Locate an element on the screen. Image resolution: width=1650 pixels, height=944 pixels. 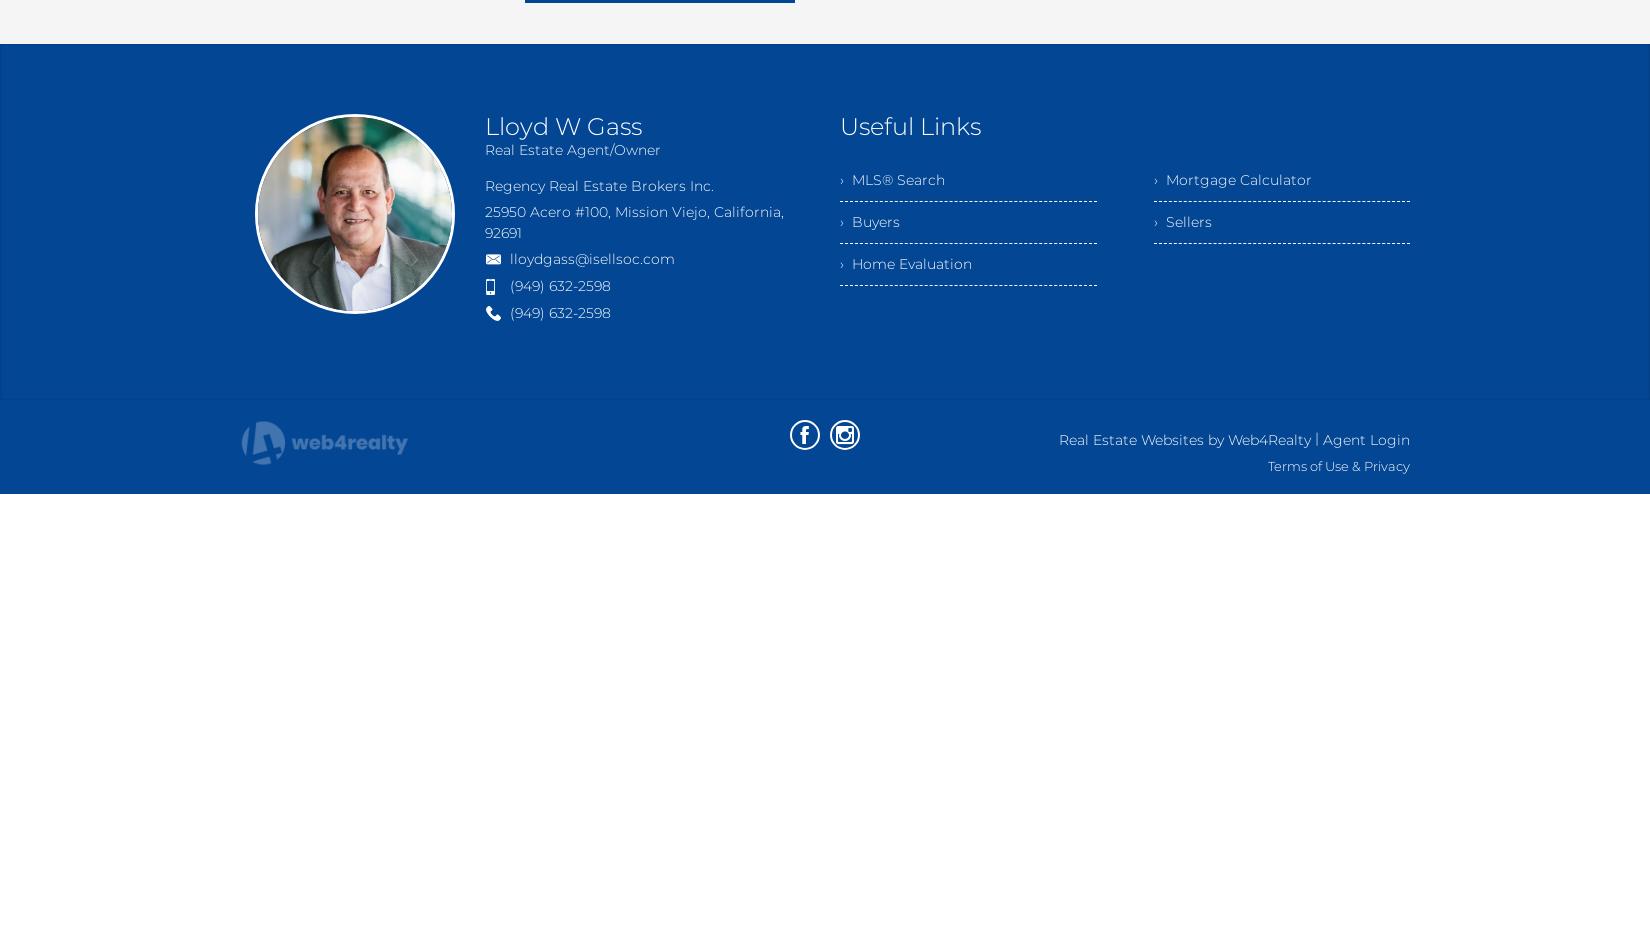
'|' is located at coordinates (1309, 437).